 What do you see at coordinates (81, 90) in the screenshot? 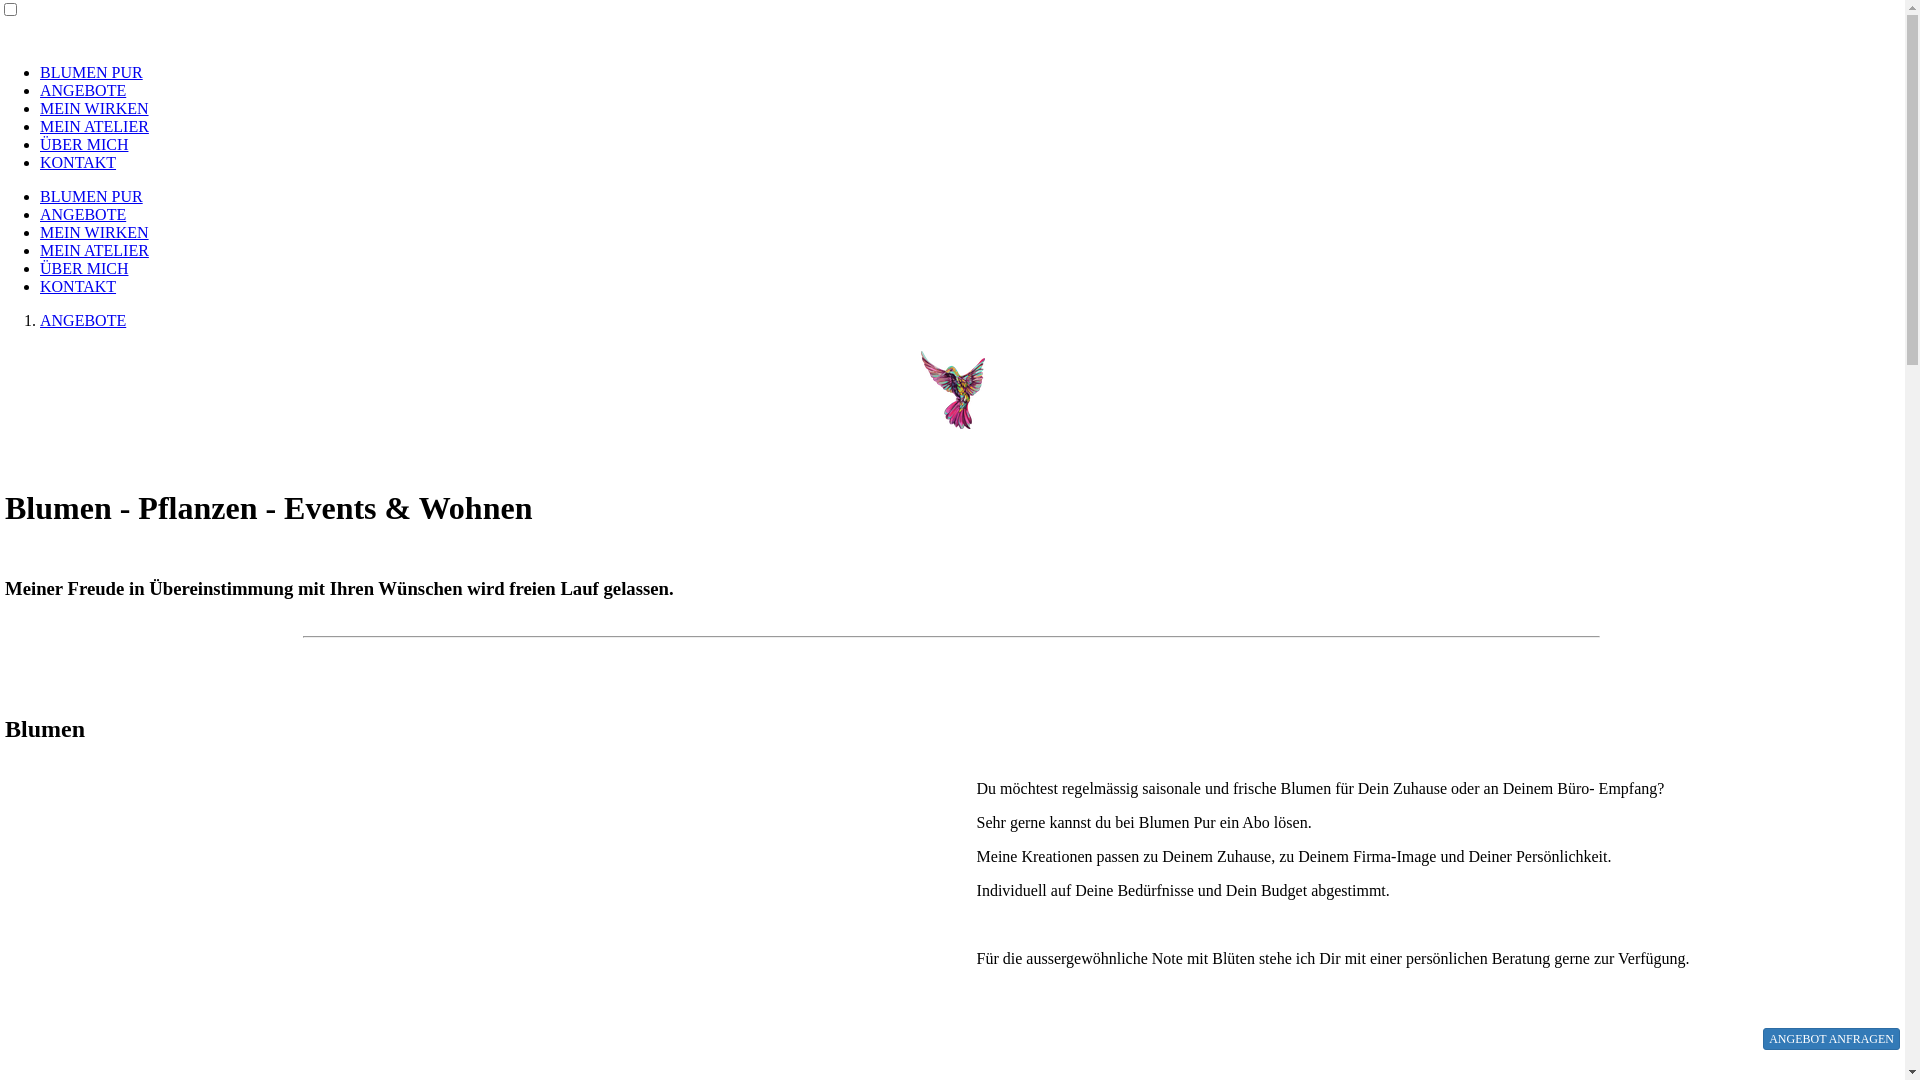
I see `'ANGEBOTE'` at bounding box center [81, 90].